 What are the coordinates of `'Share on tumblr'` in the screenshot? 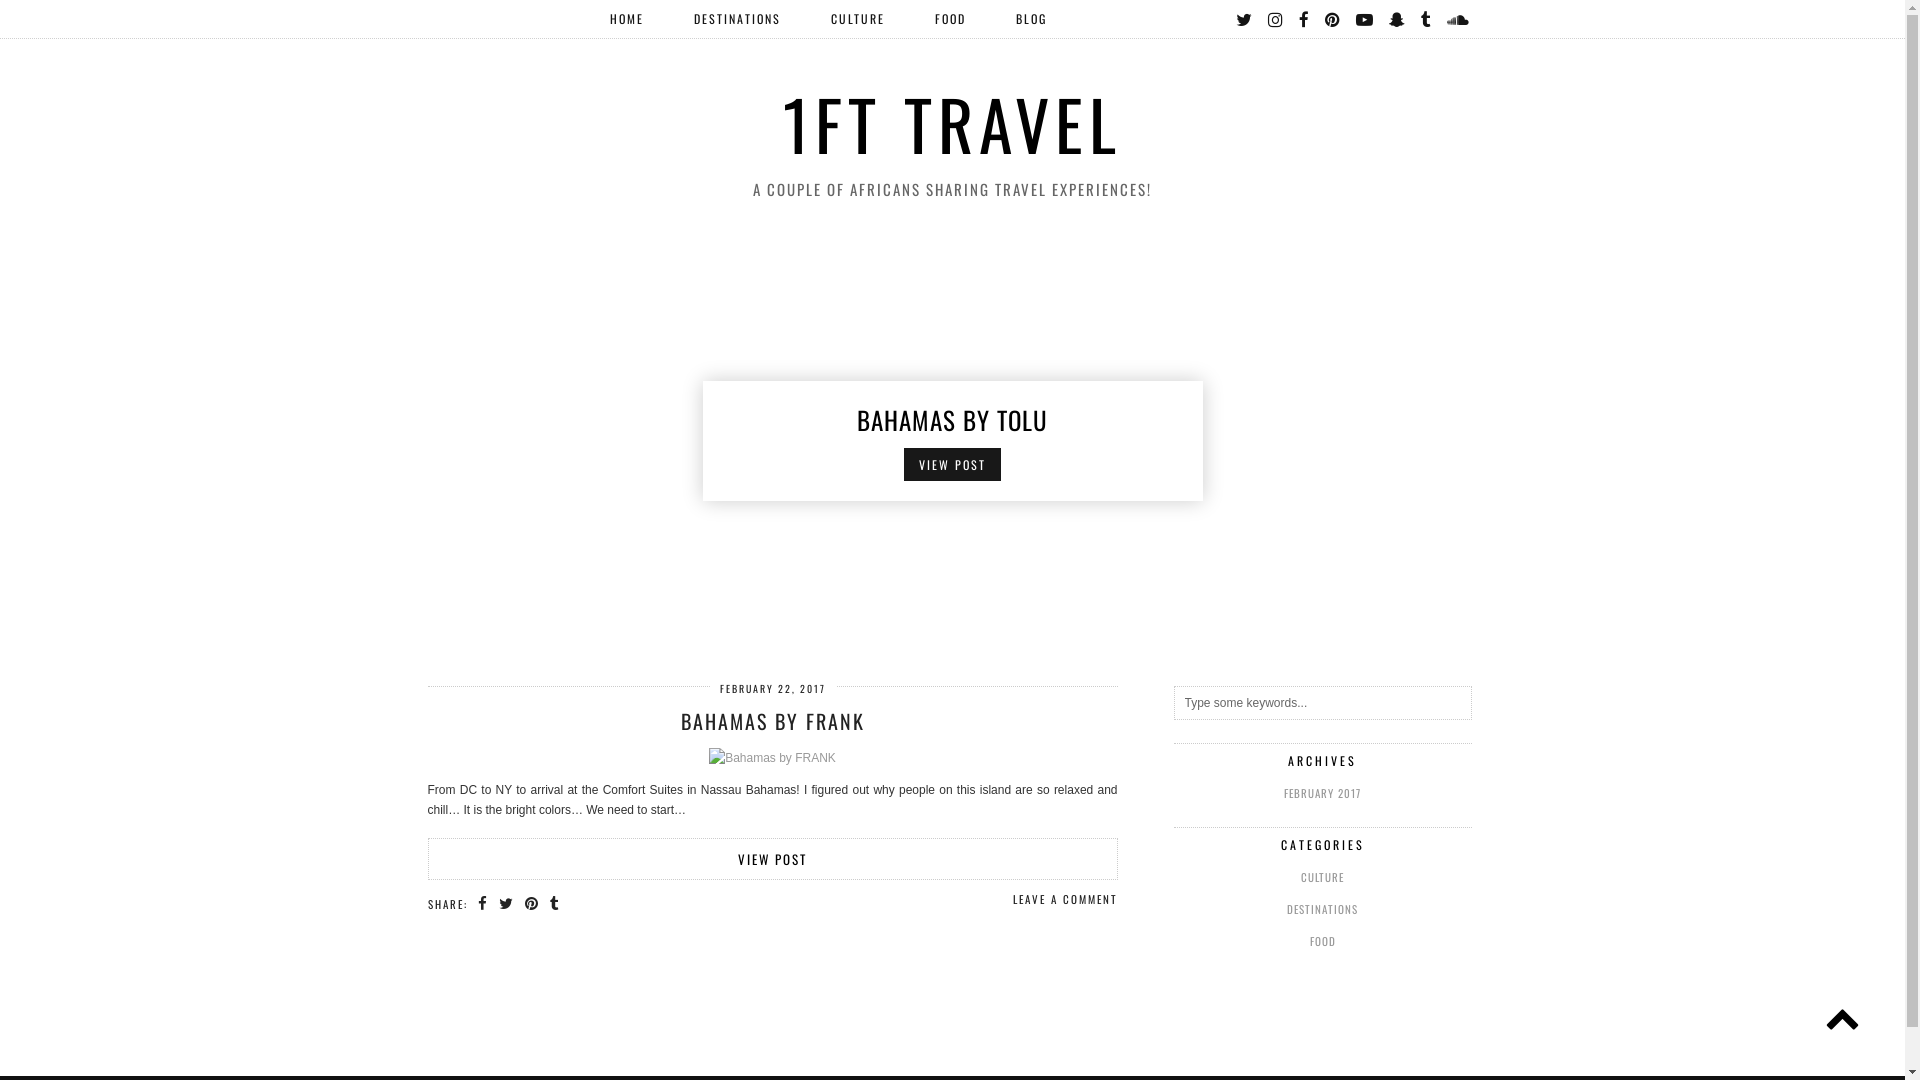 It's located at (550, 902).